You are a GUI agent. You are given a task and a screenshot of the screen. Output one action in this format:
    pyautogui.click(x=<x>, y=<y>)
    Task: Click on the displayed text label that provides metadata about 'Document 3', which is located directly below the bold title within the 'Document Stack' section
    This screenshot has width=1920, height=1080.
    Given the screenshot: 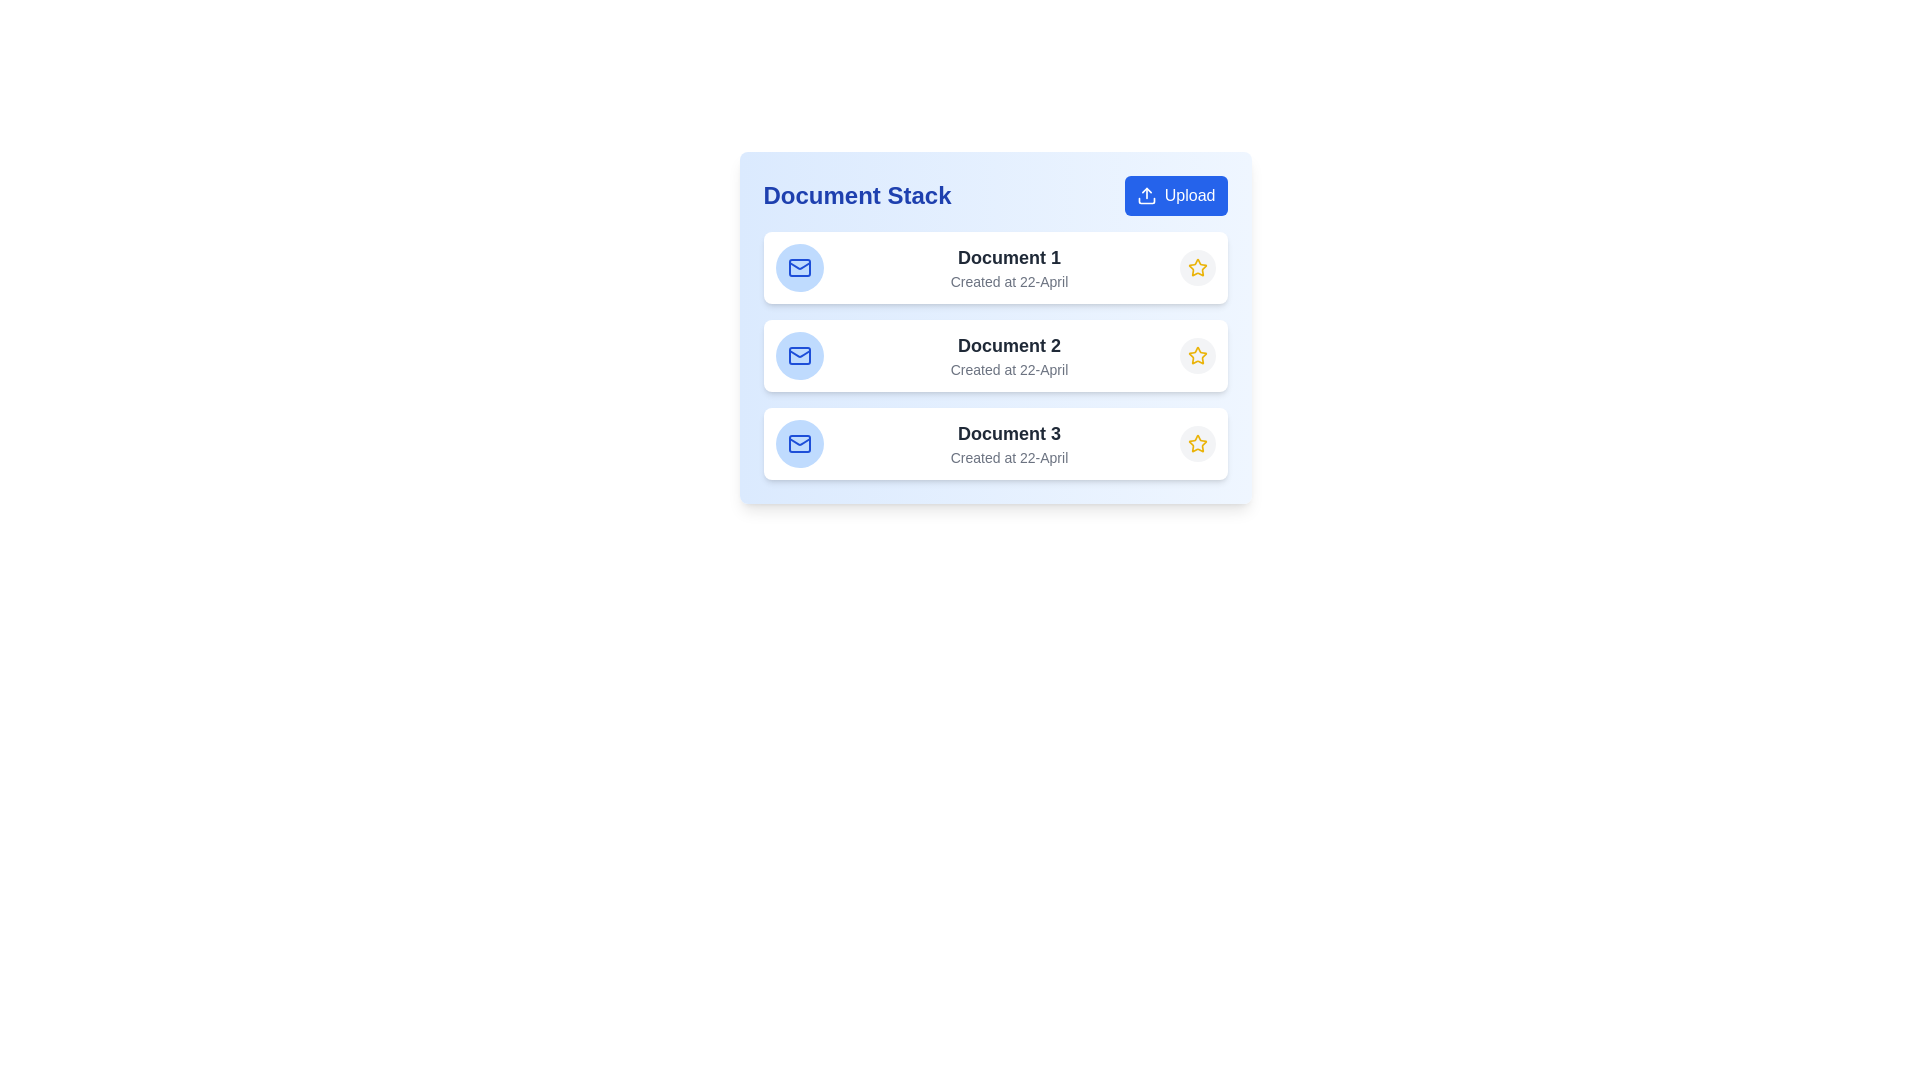 What is the action you would take?
    pyautogui.click(x=1009, y=458)
    